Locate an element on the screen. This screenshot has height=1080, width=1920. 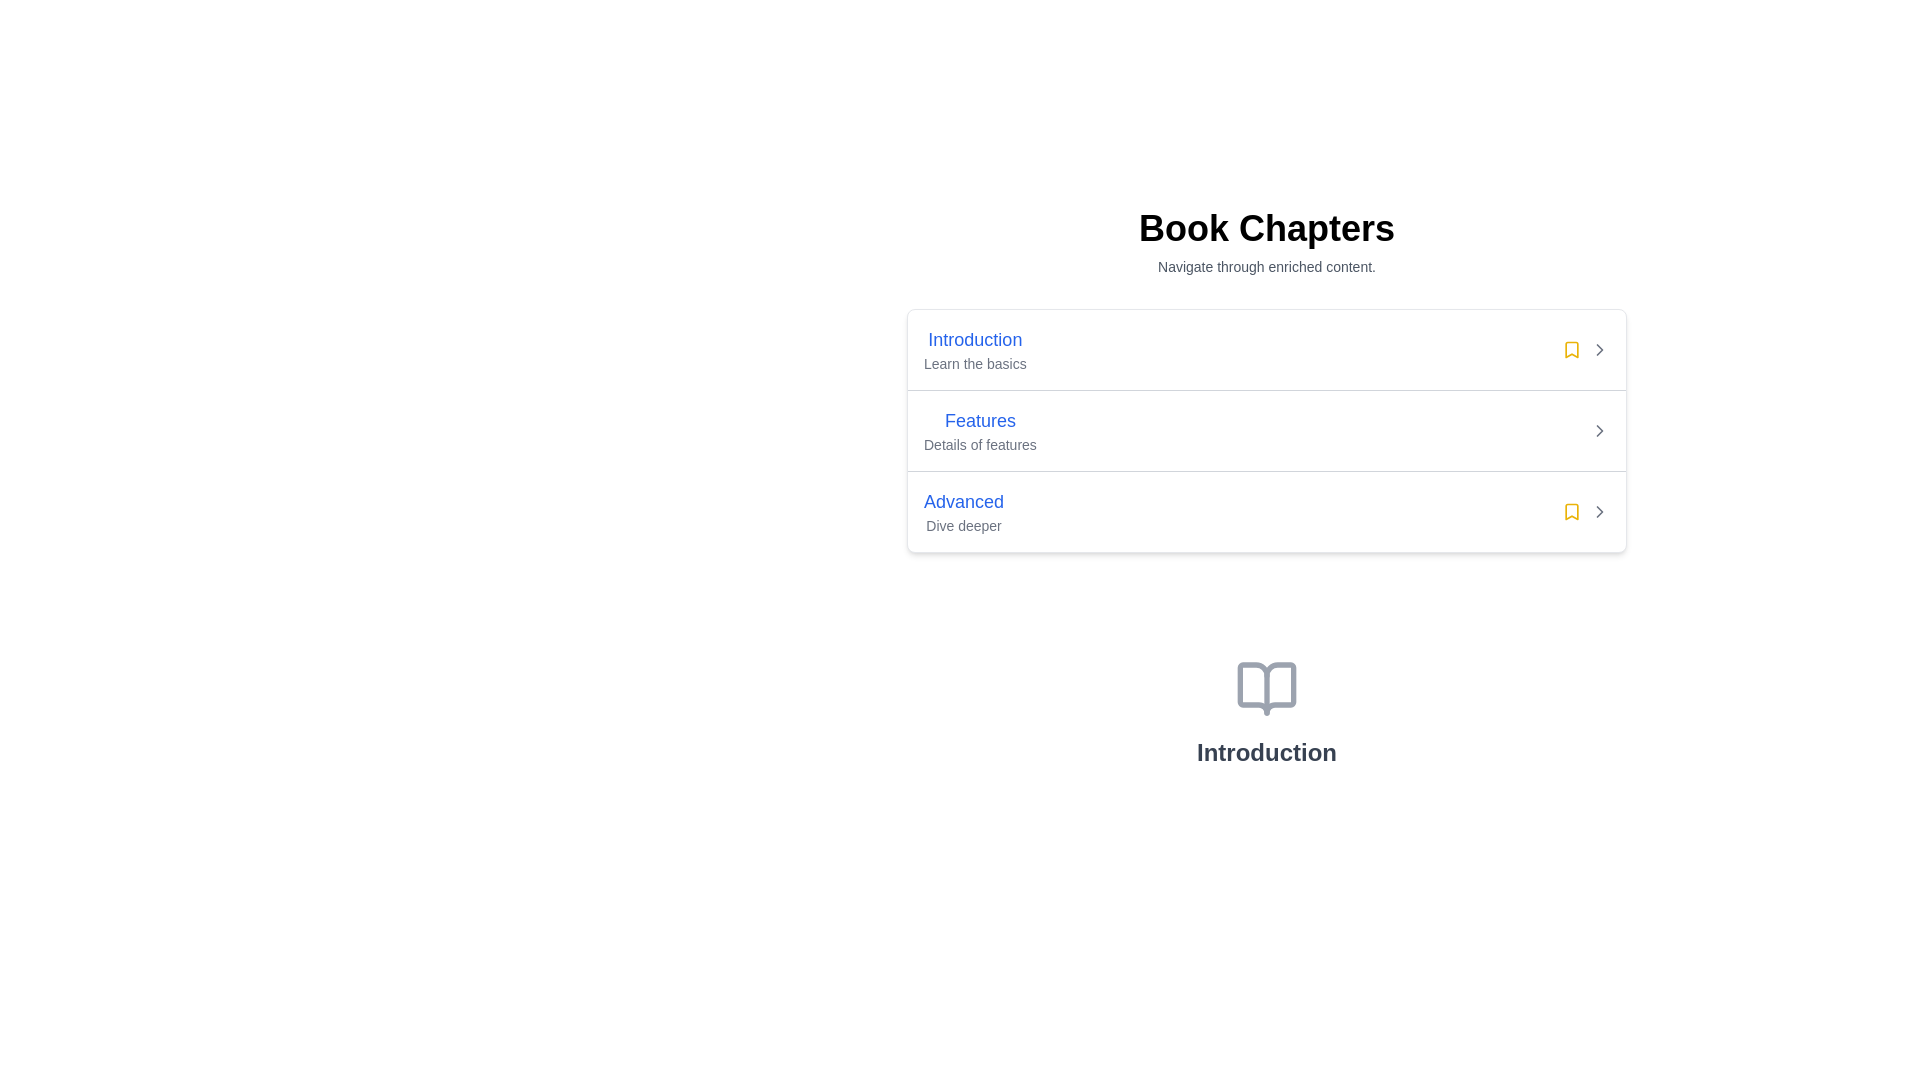
the 'Introduction' hyperlink styled text is located at coordinates (975, 338).